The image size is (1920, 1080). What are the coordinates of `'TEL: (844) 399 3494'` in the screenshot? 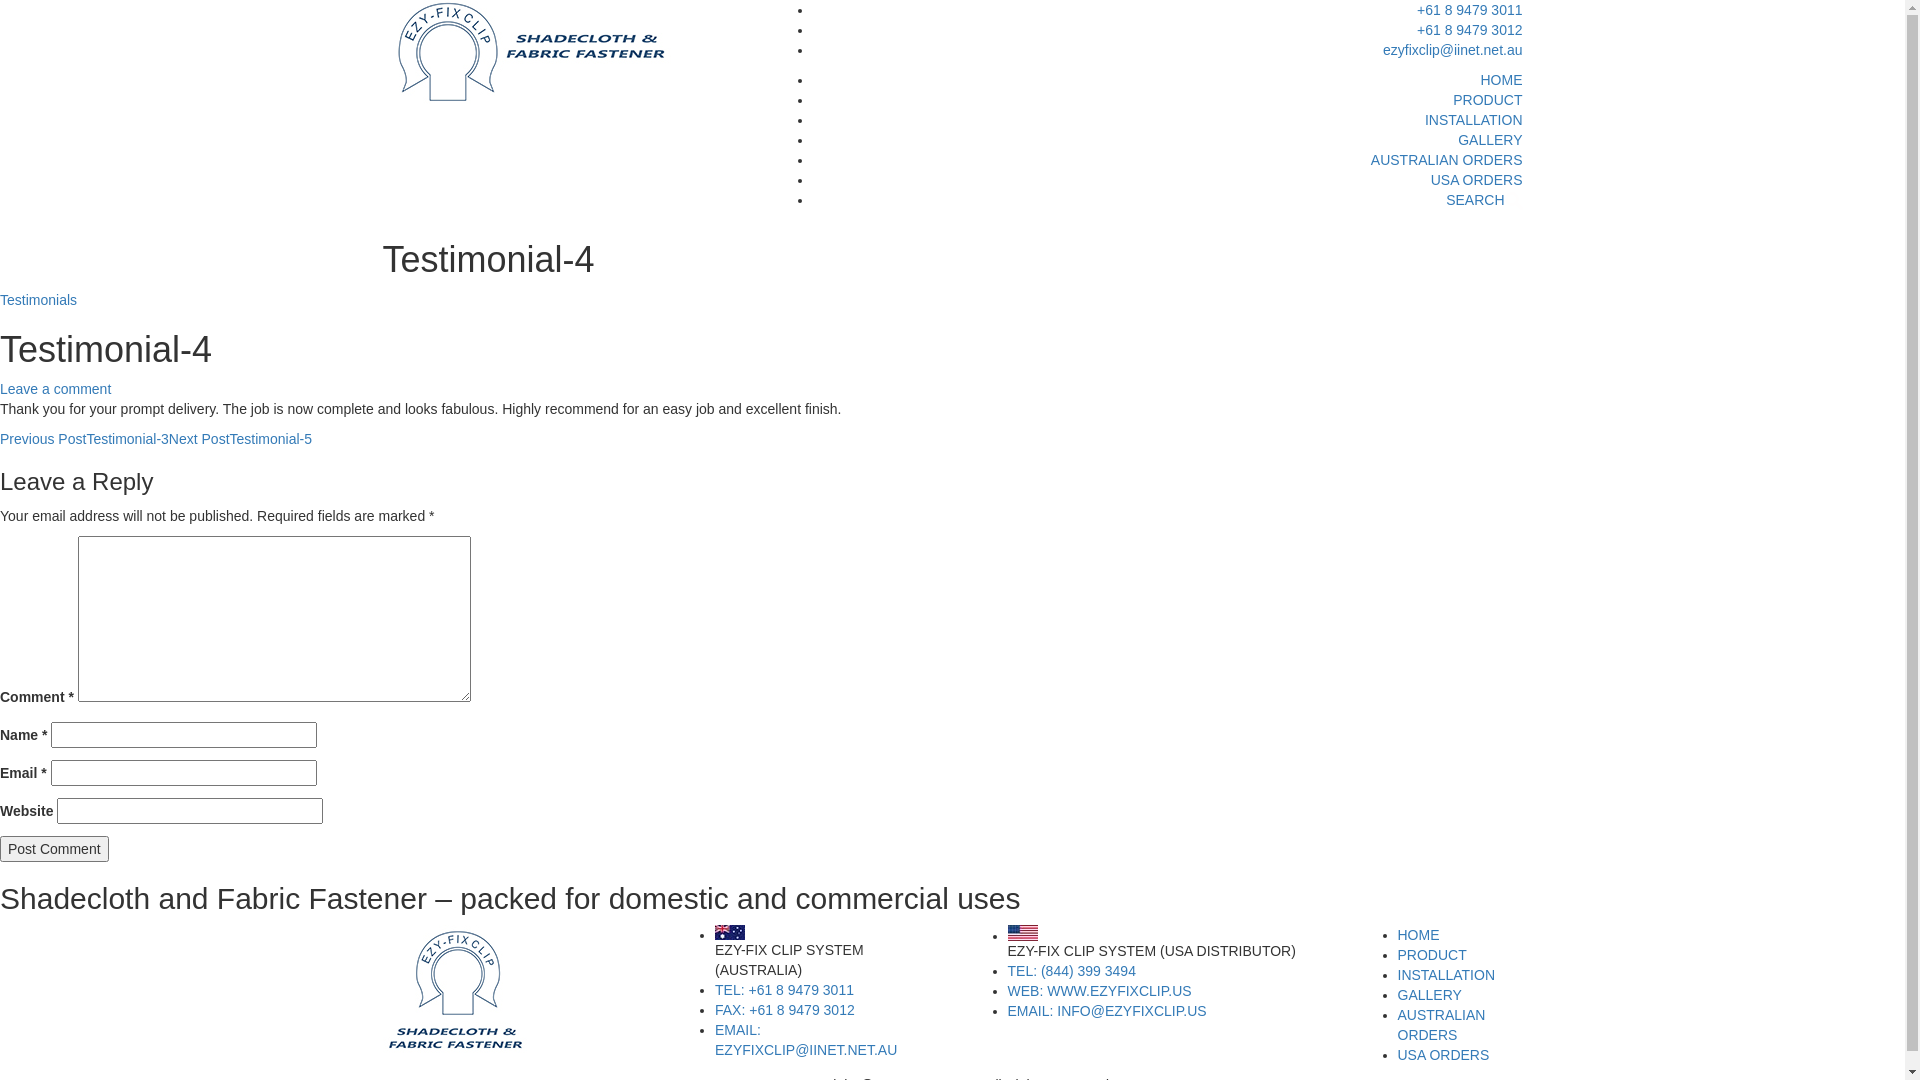 It's located at (1008, 970).